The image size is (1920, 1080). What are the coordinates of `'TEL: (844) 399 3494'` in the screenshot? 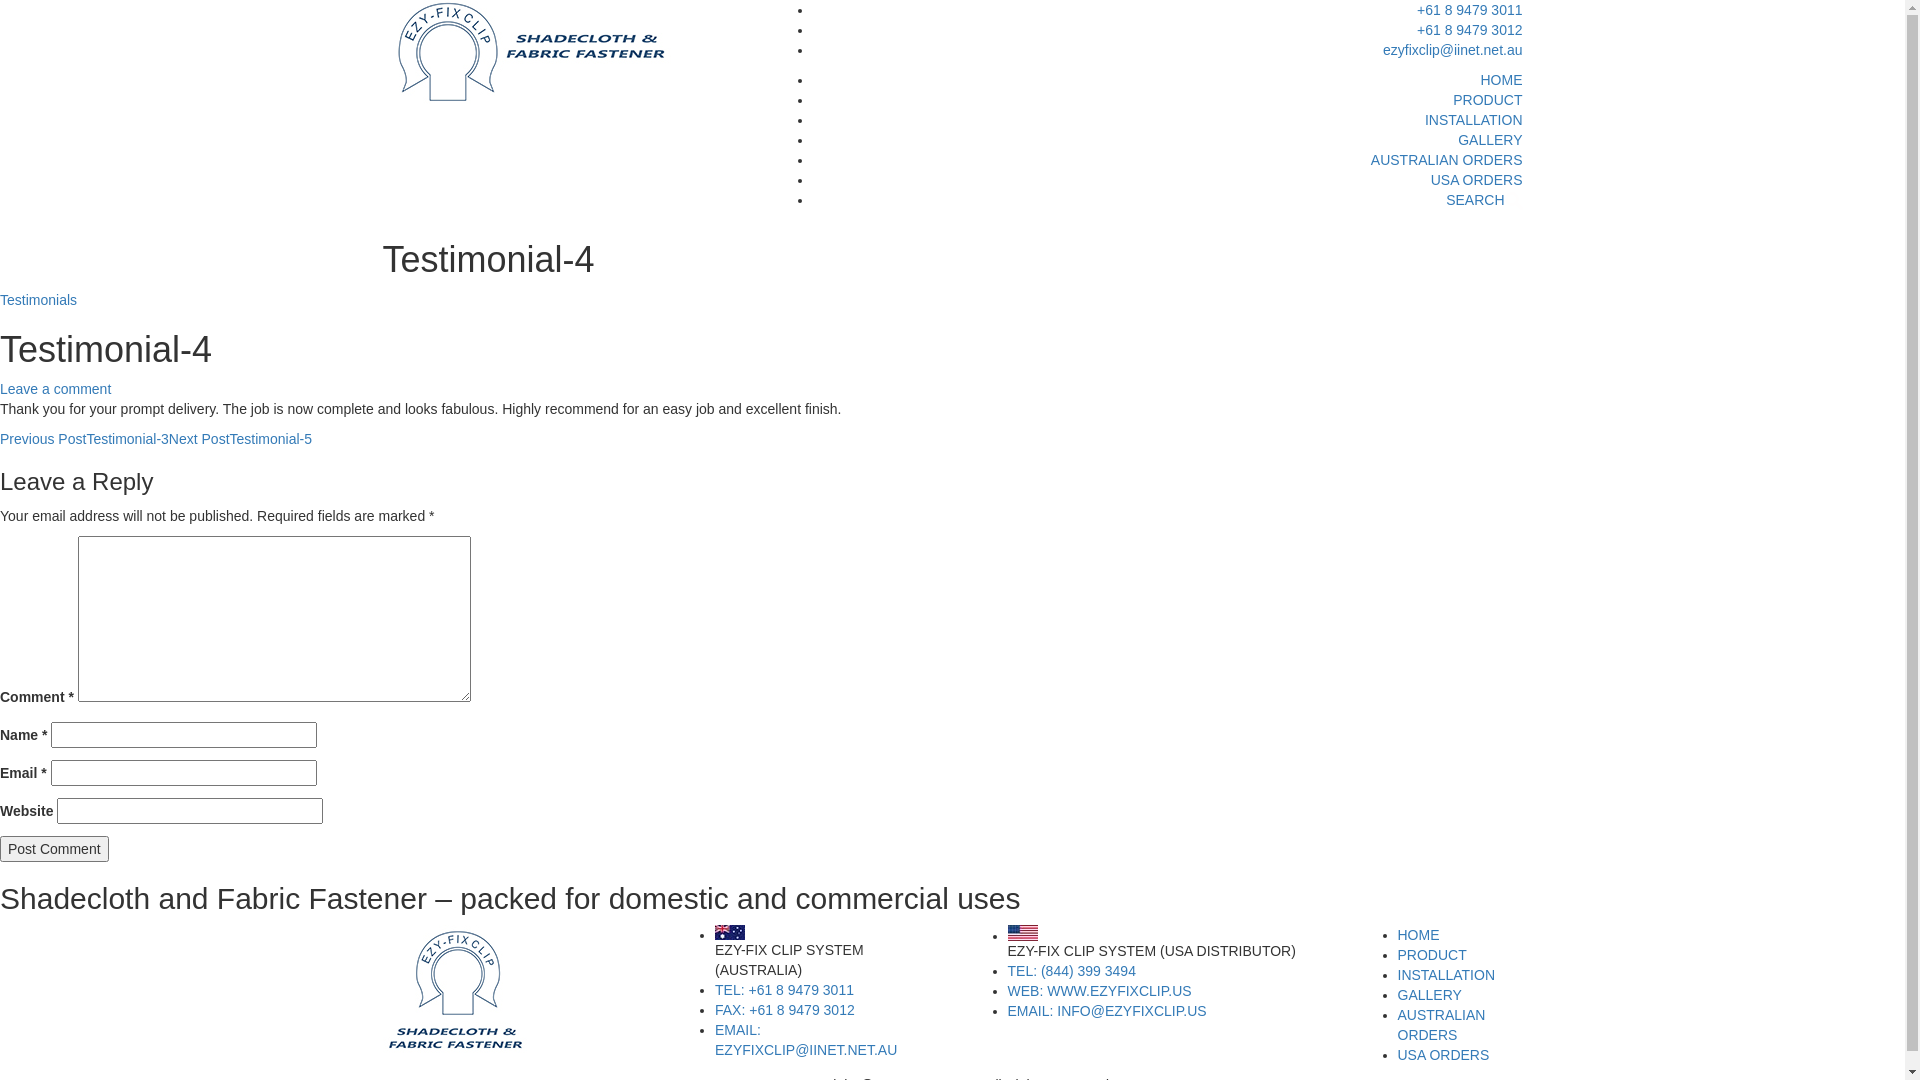 It's located at (1008, 970).